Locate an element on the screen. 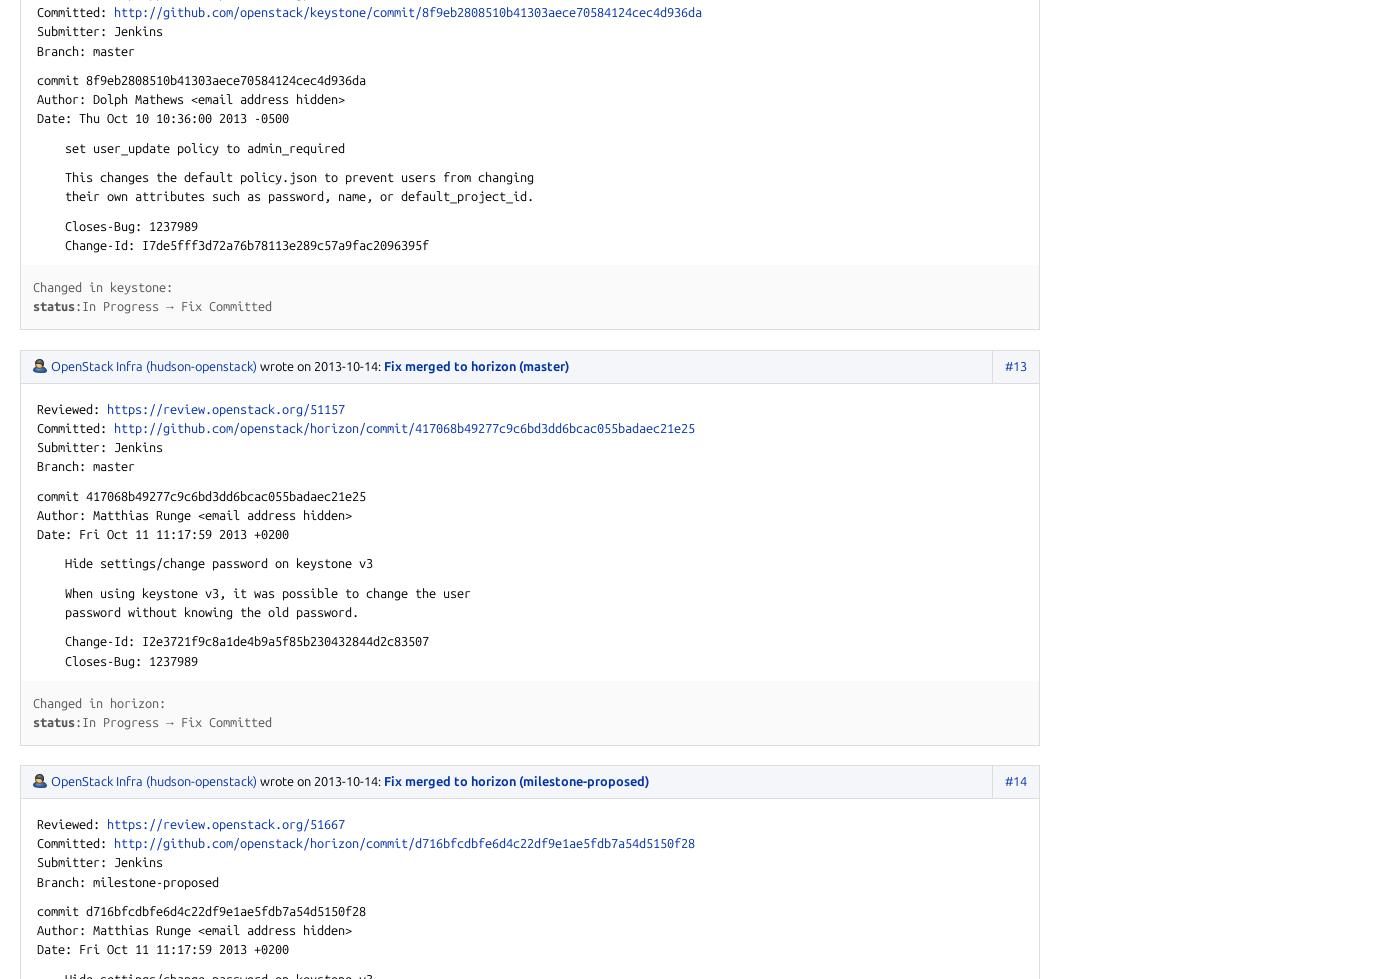 The image size is (1400, 979). 'org/51157' is located at coordinates (313, 408).